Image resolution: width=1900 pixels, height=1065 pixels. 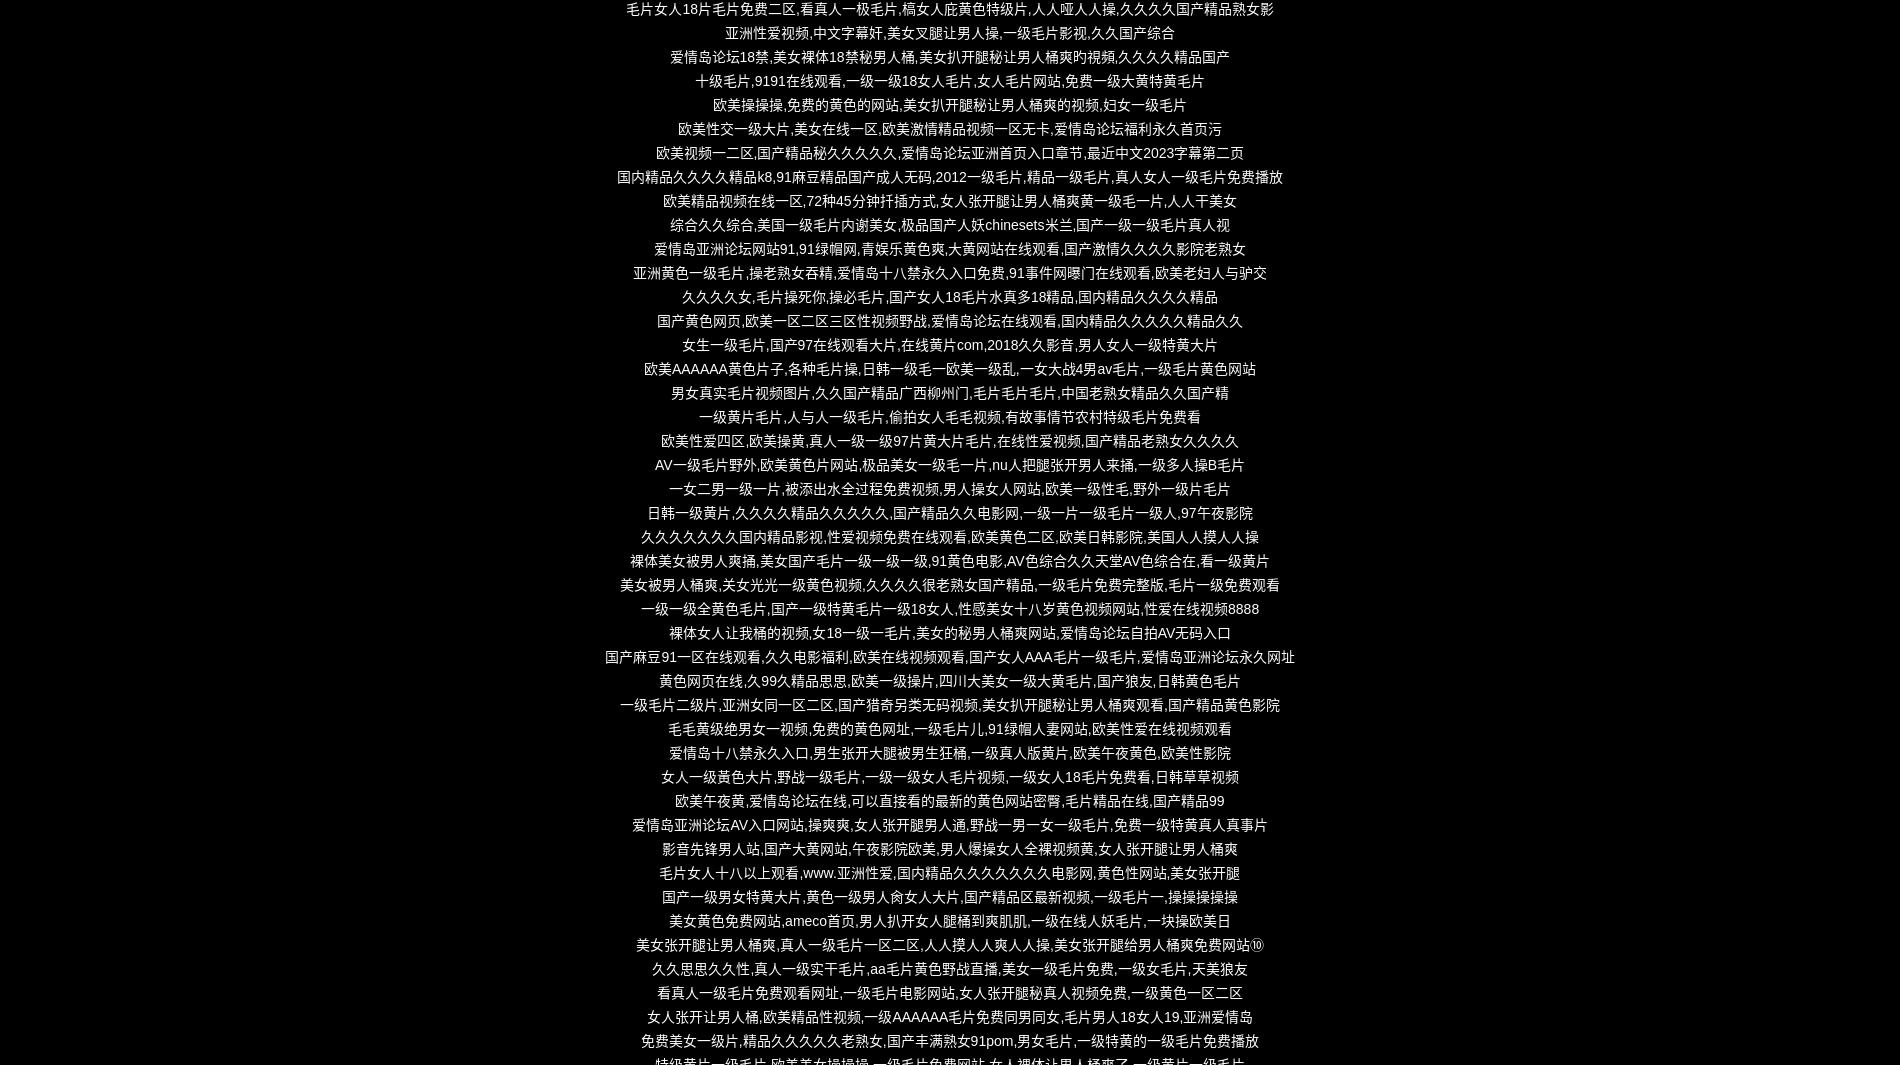 I want to click on '影音先锋男人站,国产大黄网站,午夜影院欧美,男人爆操女人全裸视频黄,女人张开腿让男人桶爽', so click(x=948, y=849).